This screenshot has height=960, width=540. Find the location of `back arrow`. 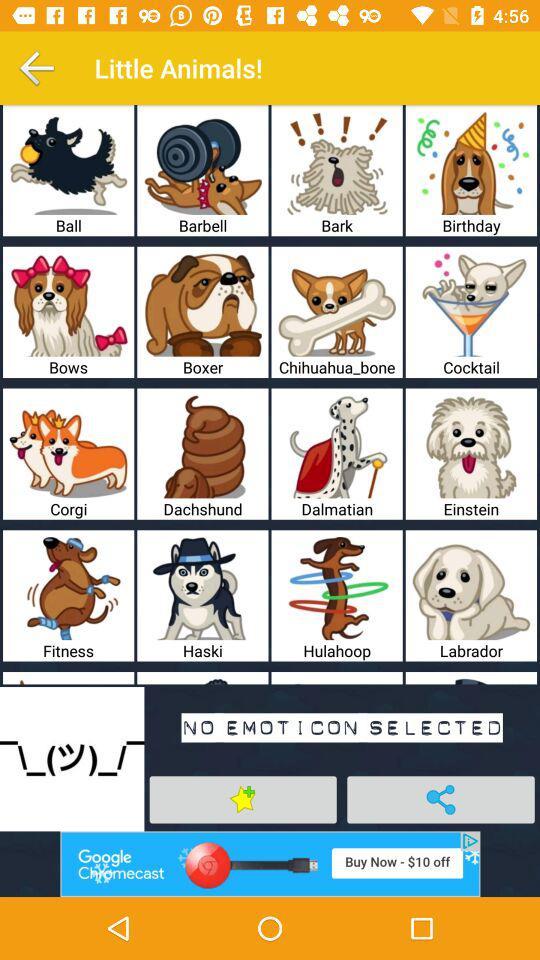

back arrow is located at coordinates (36, 68).